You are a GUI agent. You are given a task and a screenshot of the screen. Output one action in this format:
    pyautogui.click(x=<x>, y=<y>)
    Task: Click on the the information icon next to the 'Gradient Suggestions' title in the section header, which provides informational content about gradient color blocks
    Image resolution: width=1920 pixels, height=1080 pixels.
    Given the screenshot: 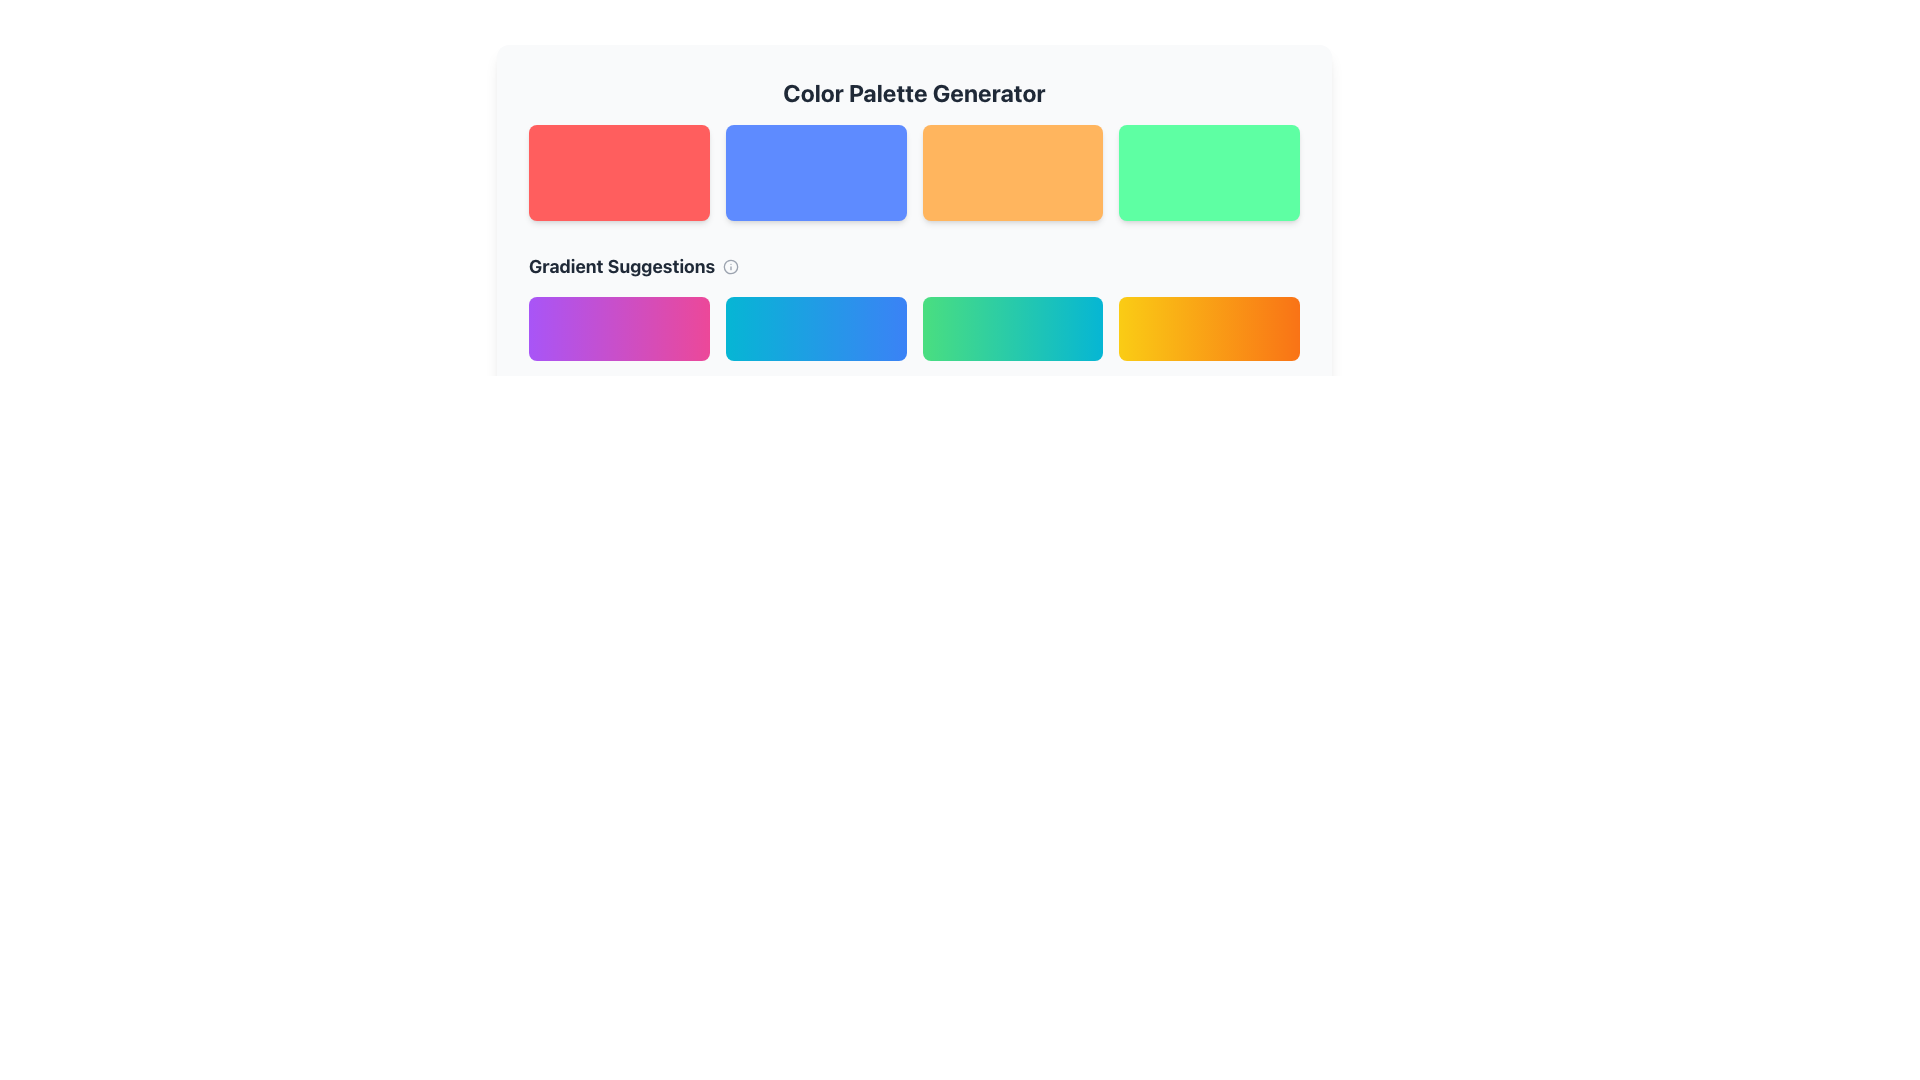 What is the action you would take?
    pyautogui.click(x=913, y=307)
    